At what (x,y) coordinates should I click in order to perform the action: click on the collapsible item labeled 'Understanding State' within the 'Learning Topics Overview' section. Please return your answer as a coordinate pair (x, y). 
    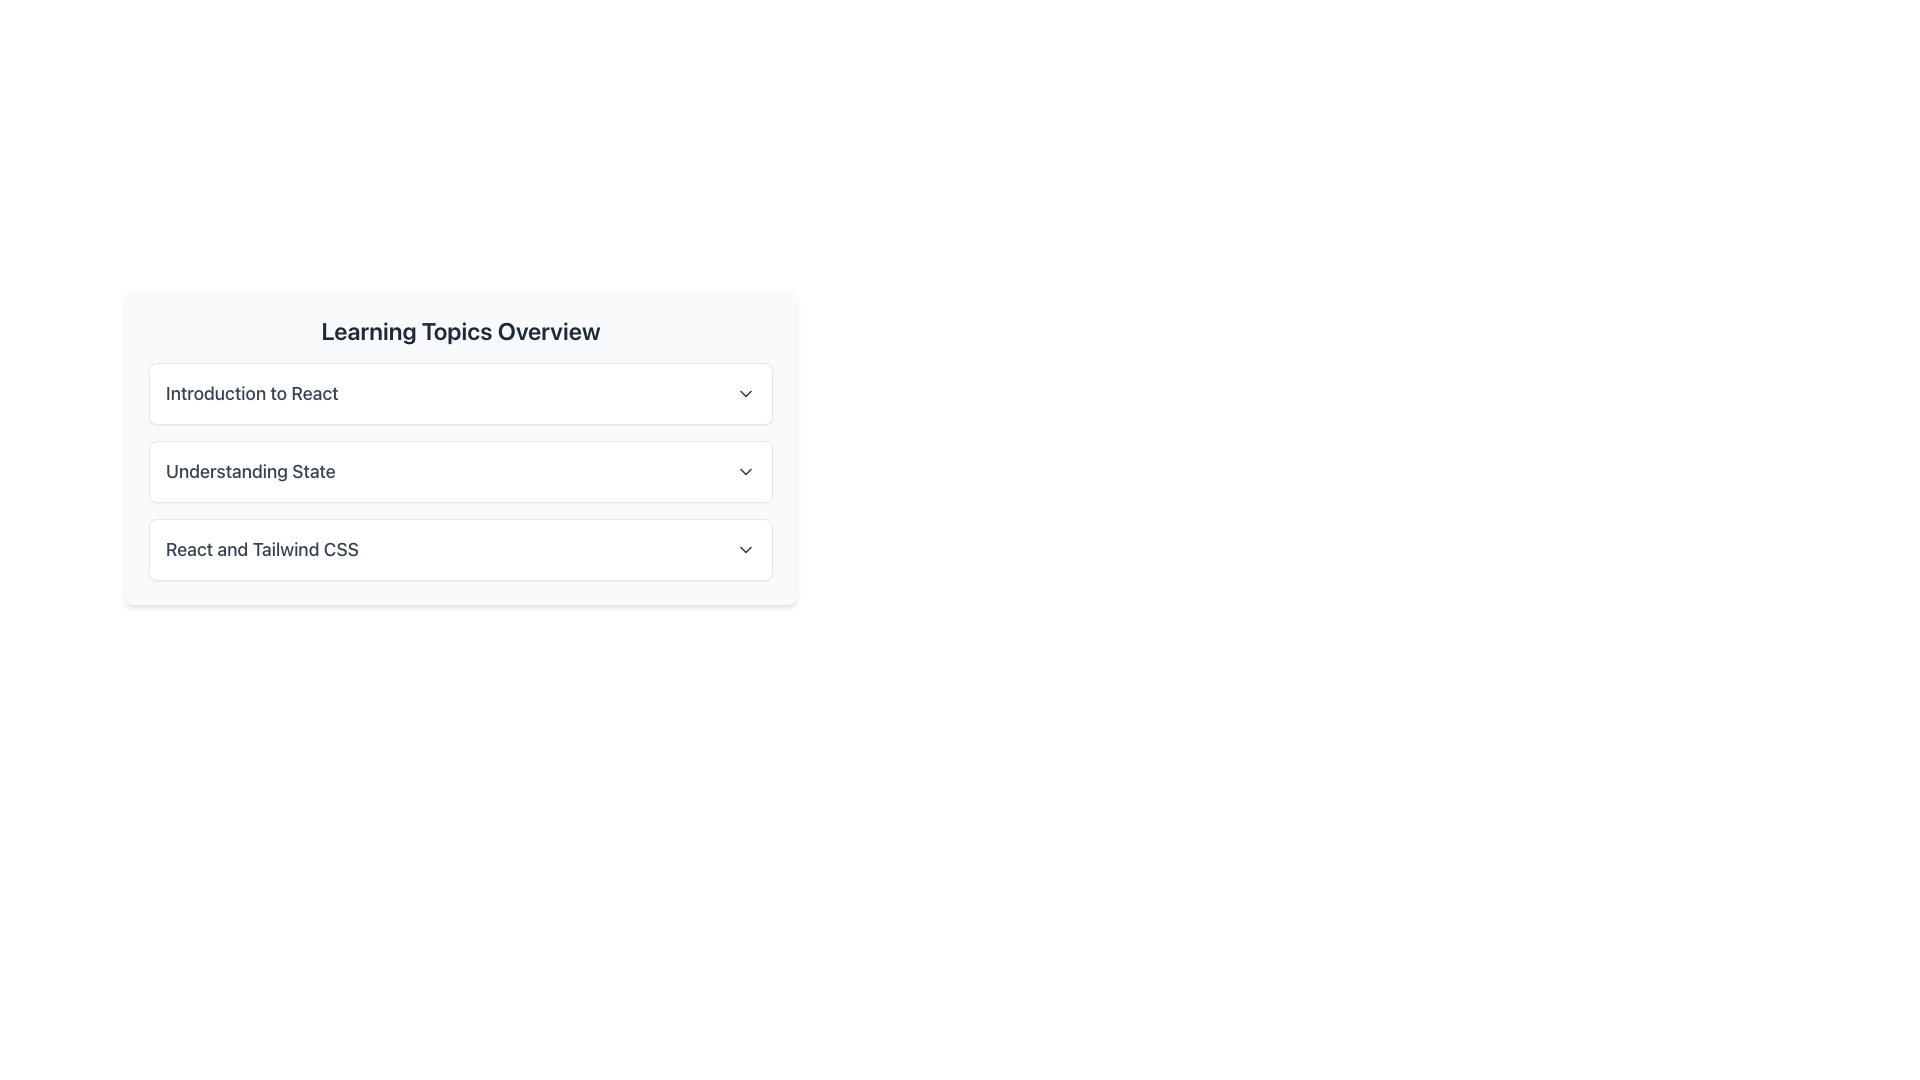
    Looking at the image, I should click on (459, 471).